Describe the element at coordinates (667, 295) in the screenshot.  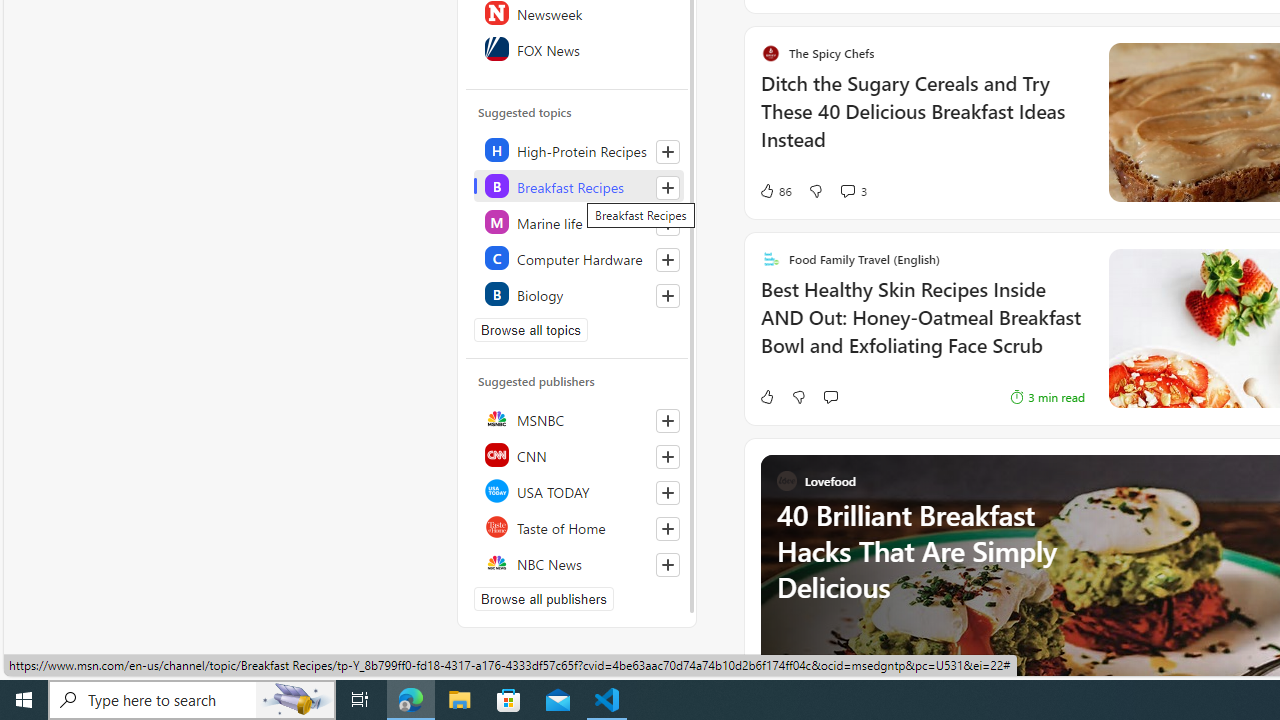
I see `'Follow this topic'` at that location.